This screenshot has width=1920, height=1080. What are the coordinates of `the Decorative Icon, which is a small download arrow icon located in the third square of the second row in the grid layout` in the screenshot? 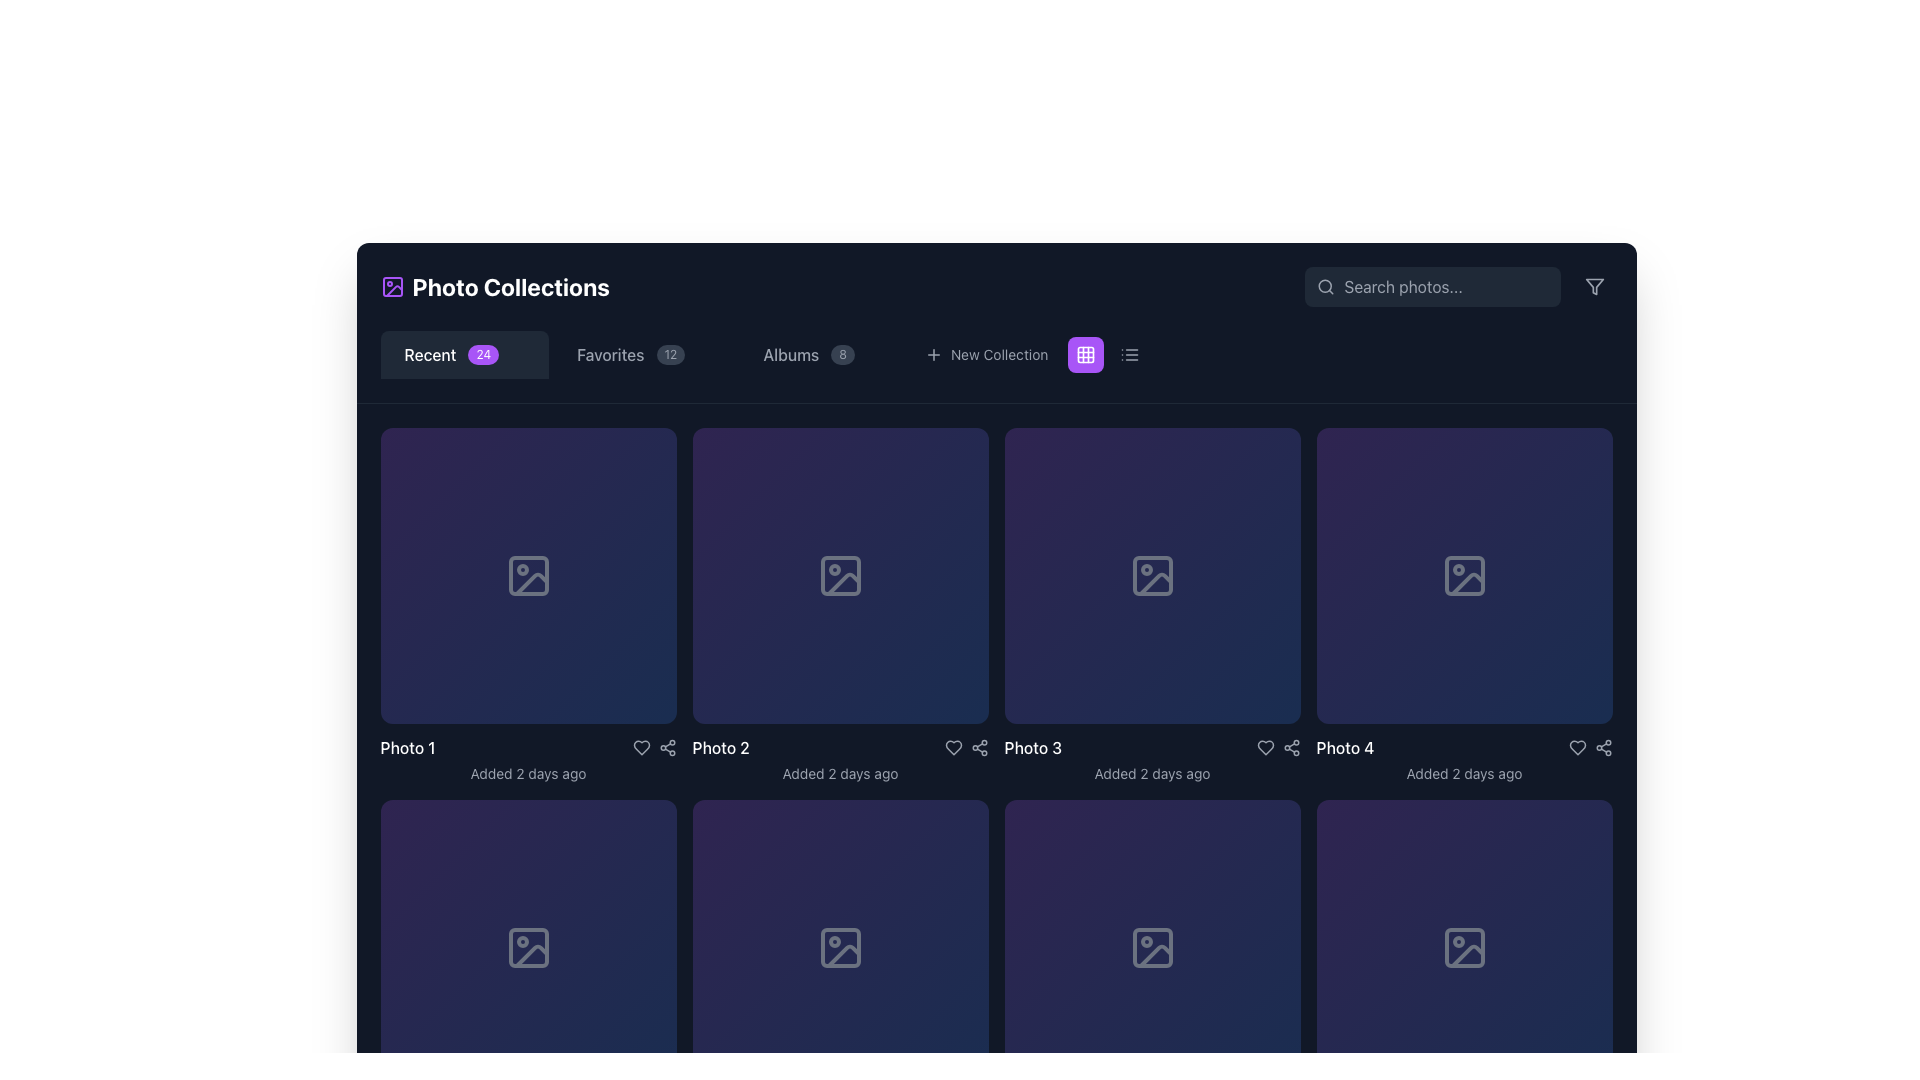 It's located at (840, 947).